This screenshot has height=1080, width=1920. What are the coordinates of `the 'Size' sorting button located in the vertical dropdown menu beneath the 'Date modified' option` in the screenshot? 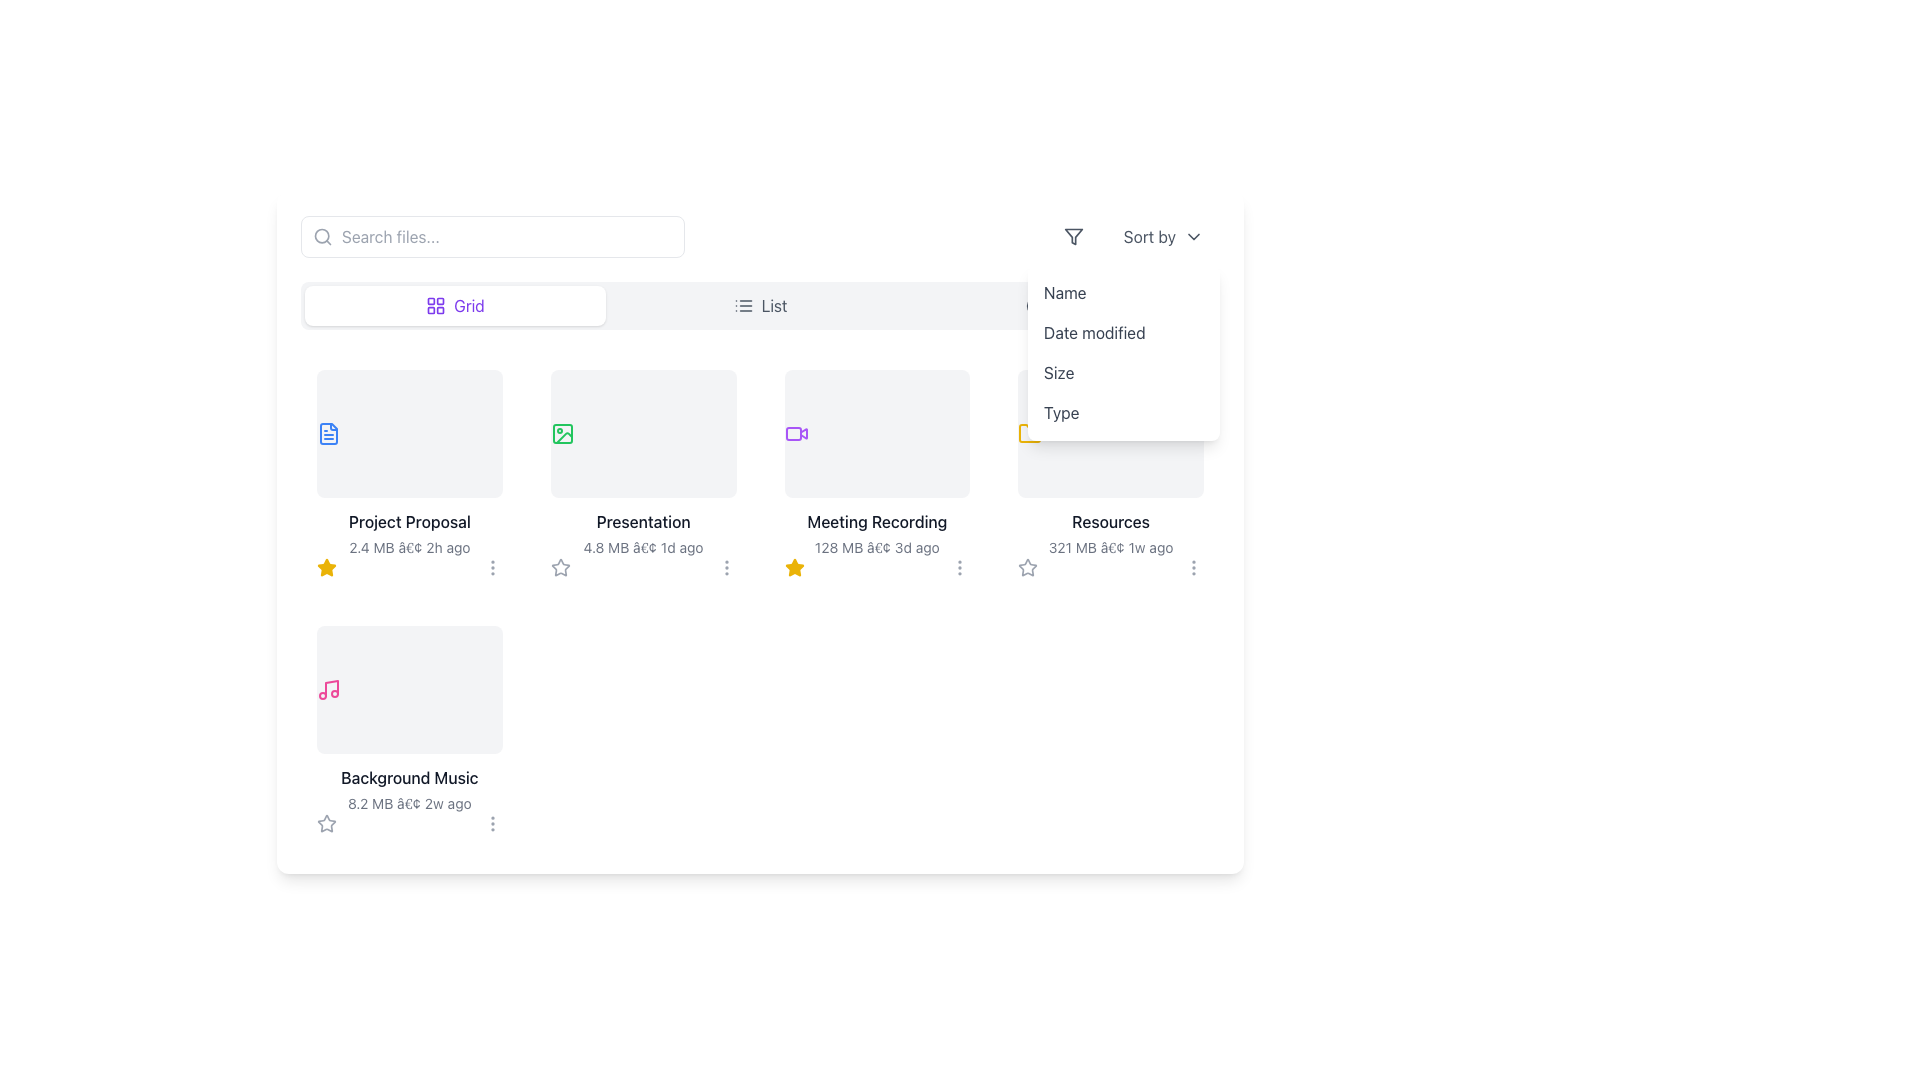 It's located at (1123, 373).